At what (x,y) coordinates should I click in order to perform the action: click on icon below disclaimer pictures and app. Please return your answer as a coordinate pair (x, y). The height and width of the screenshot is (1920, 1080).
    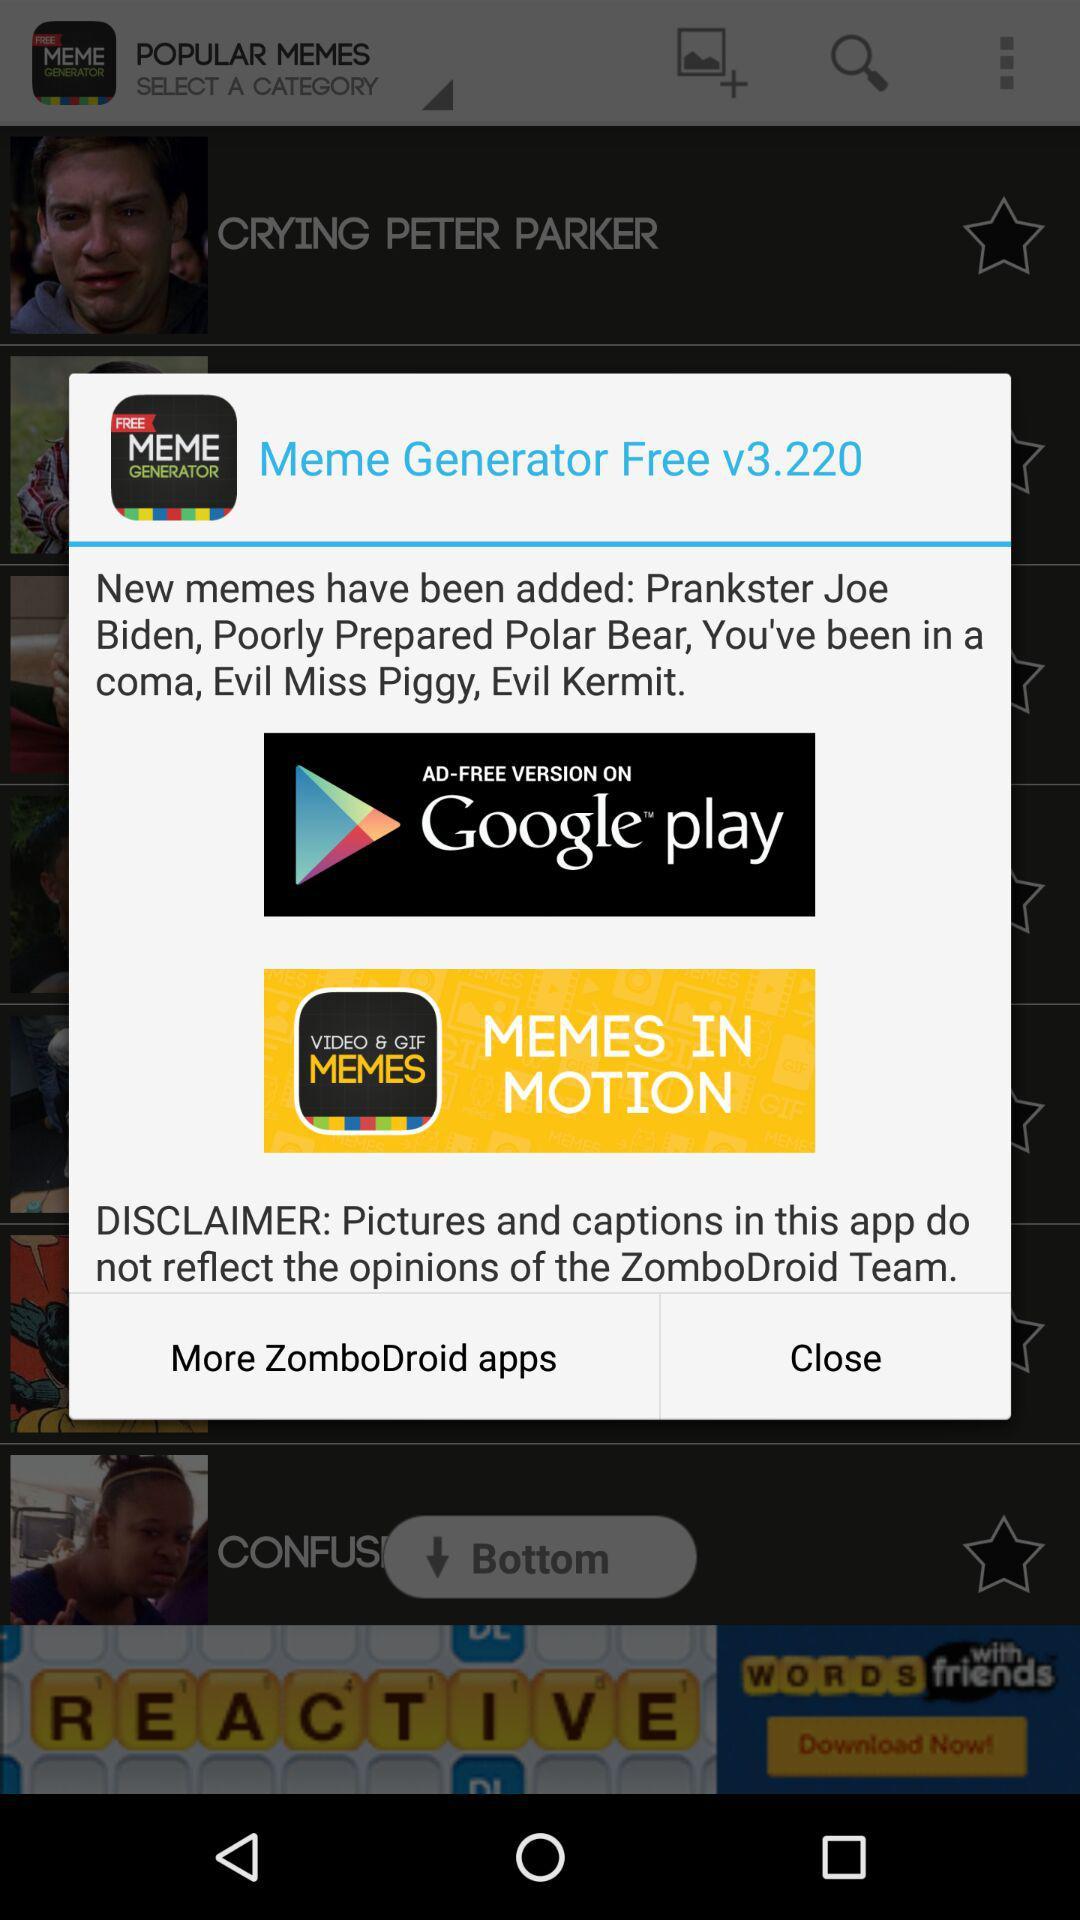
    Looking at the image, I should click on (835, 1356).